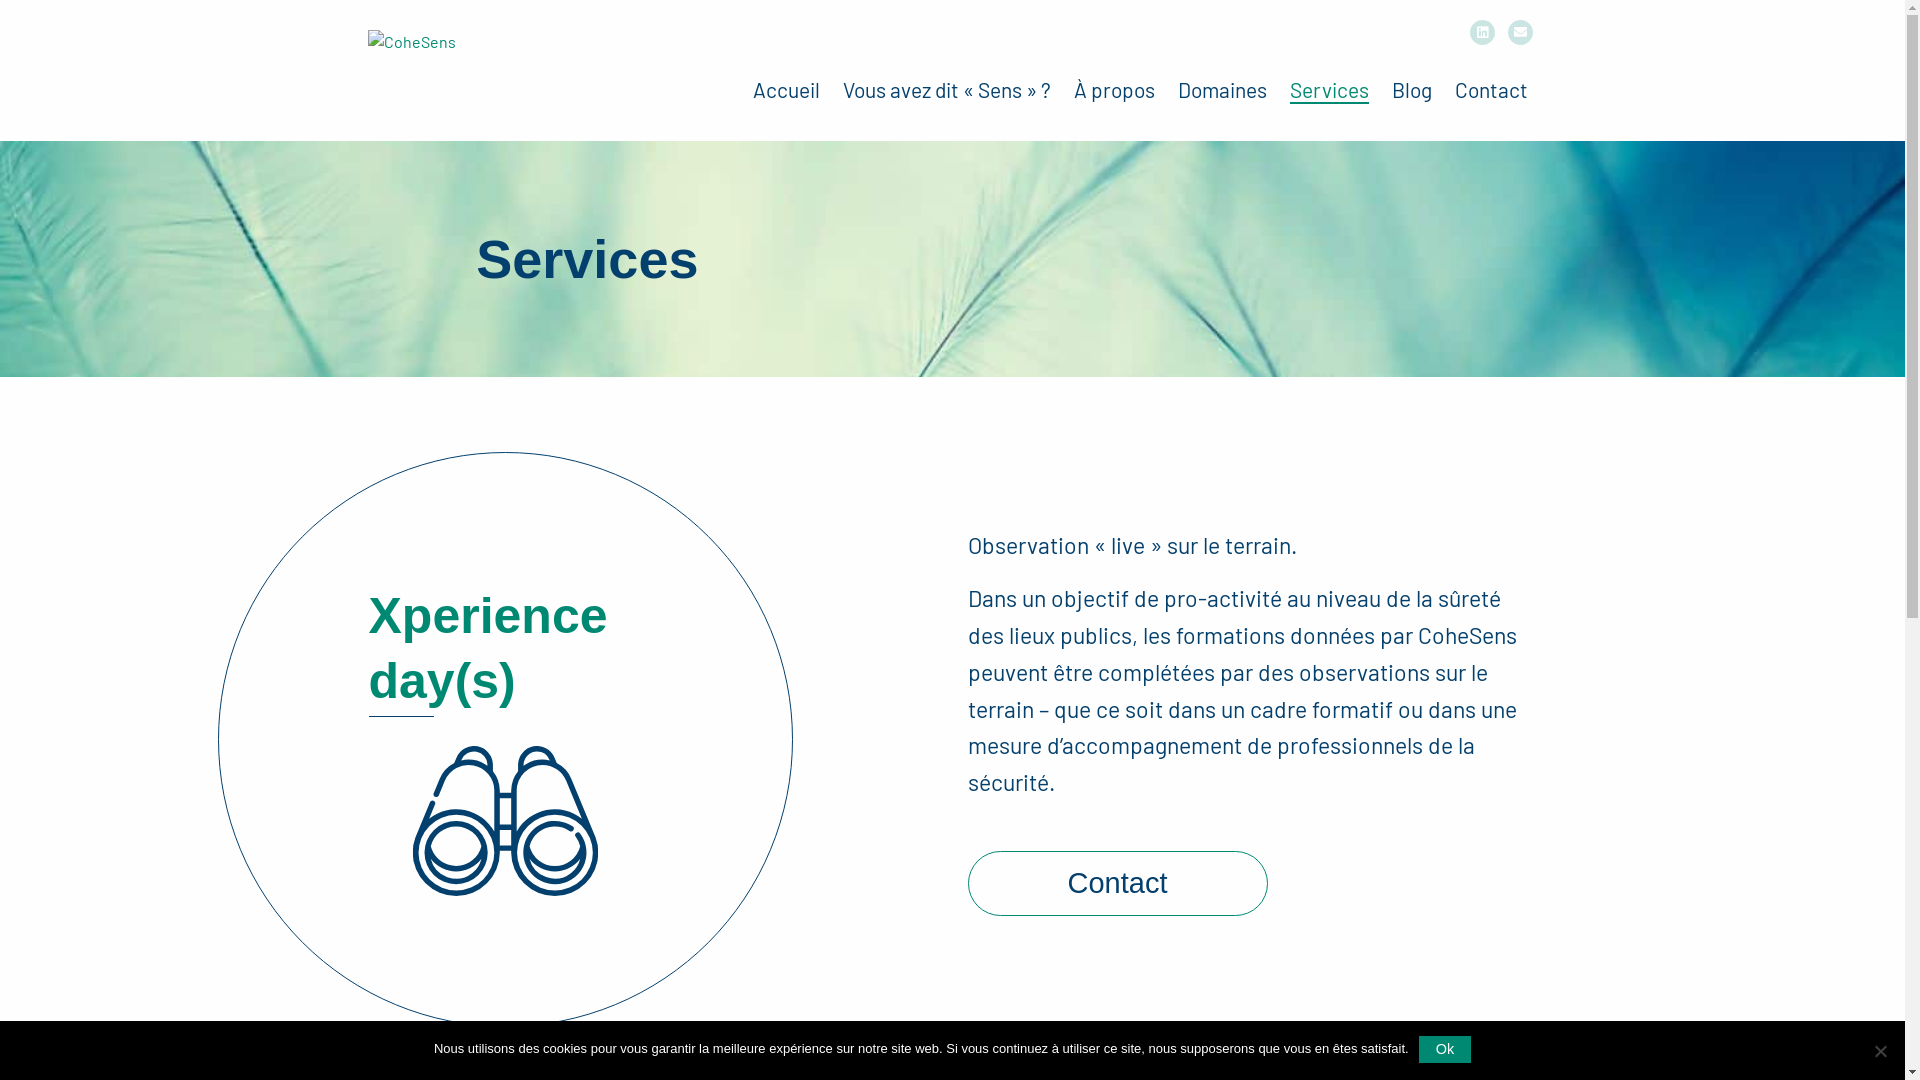  What do you see at coordinates (1869, 1049) in the screenshot?
I see `'Non'` at bounding box center [1869, 1049].